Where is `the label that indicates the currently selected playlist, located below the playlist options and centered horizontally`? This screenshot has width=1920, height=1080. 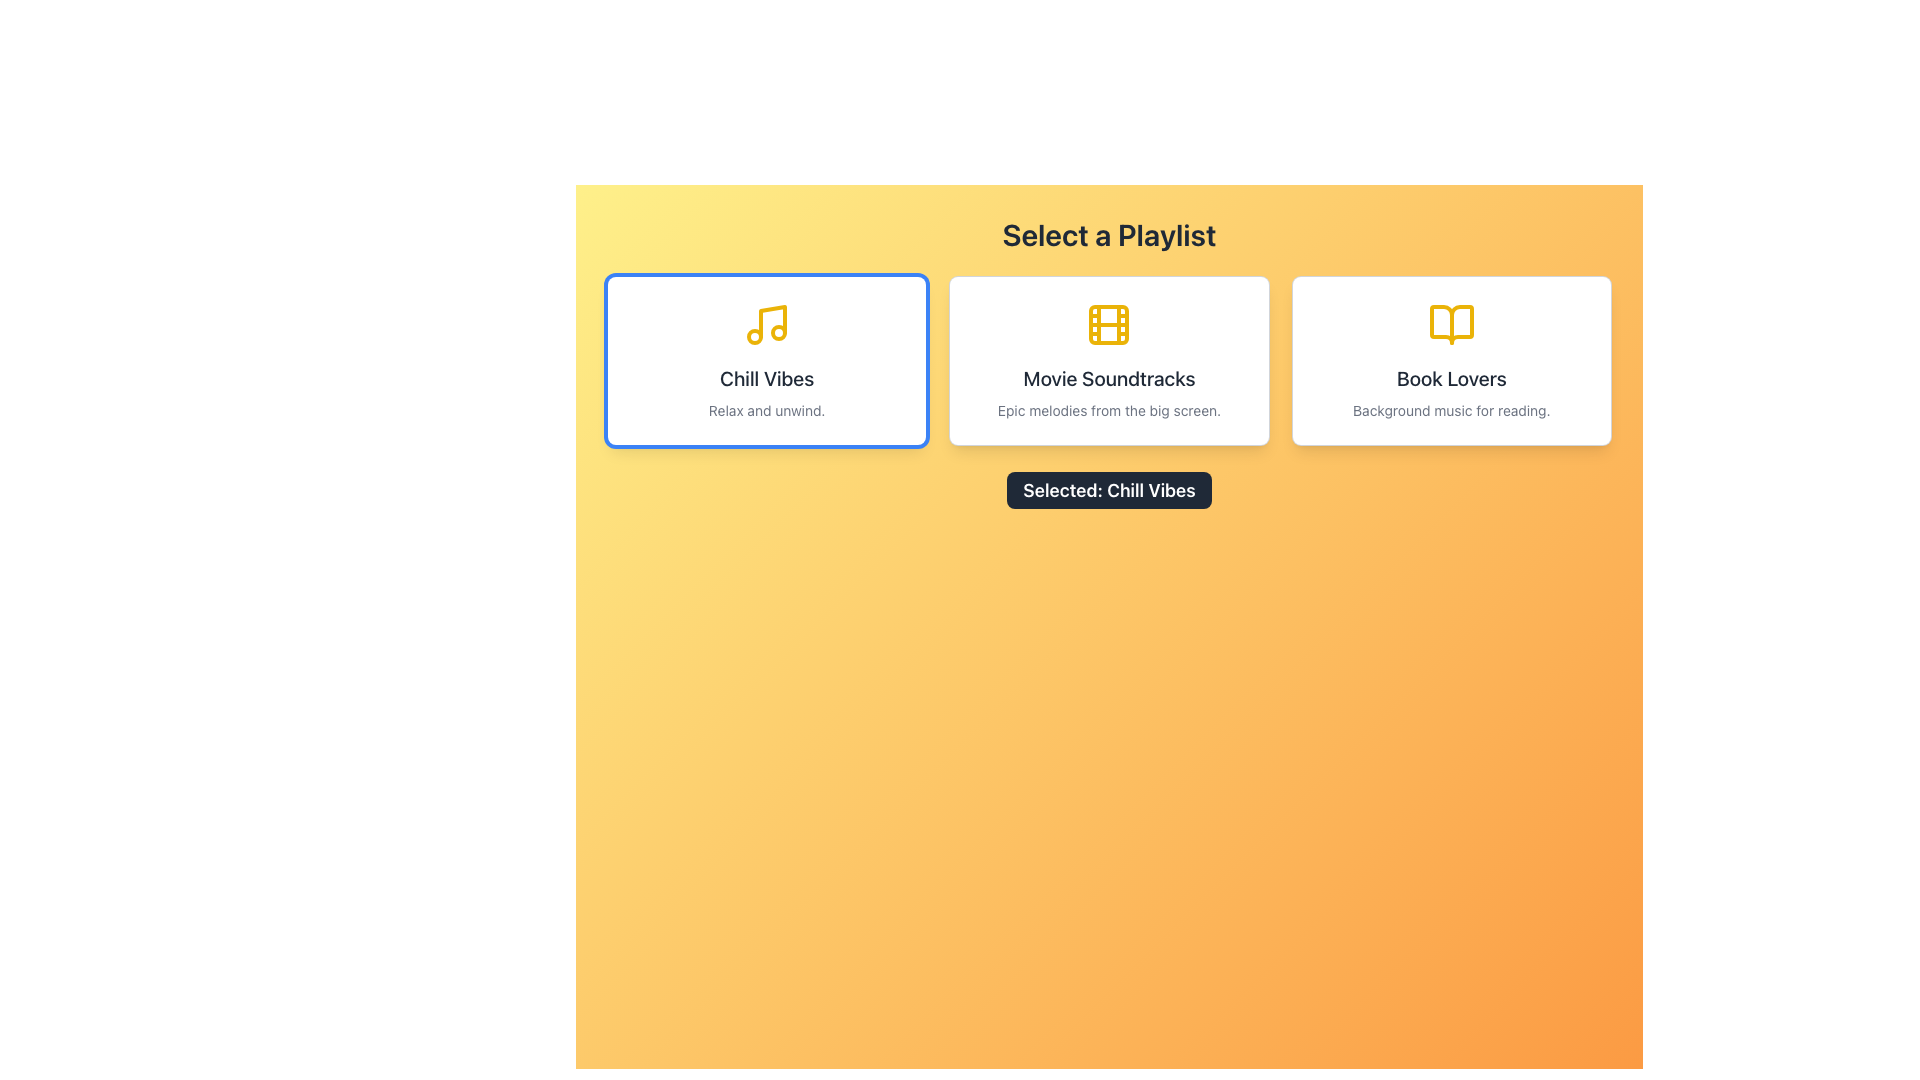
the label that indicates the currently selected playlist, located below the playlist options and centered horizontally is located at coordinates (1108, 490).